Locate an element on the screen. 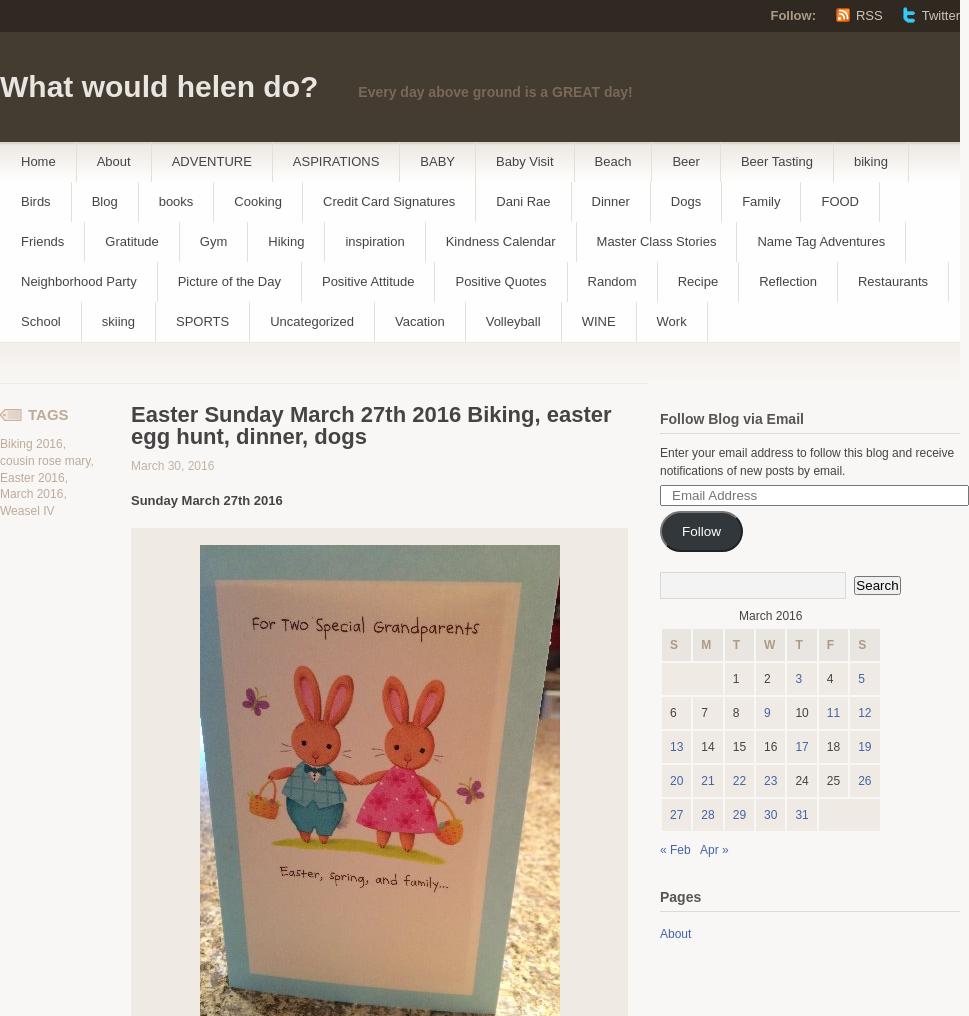  '4' is located at coordinates (829, 677).